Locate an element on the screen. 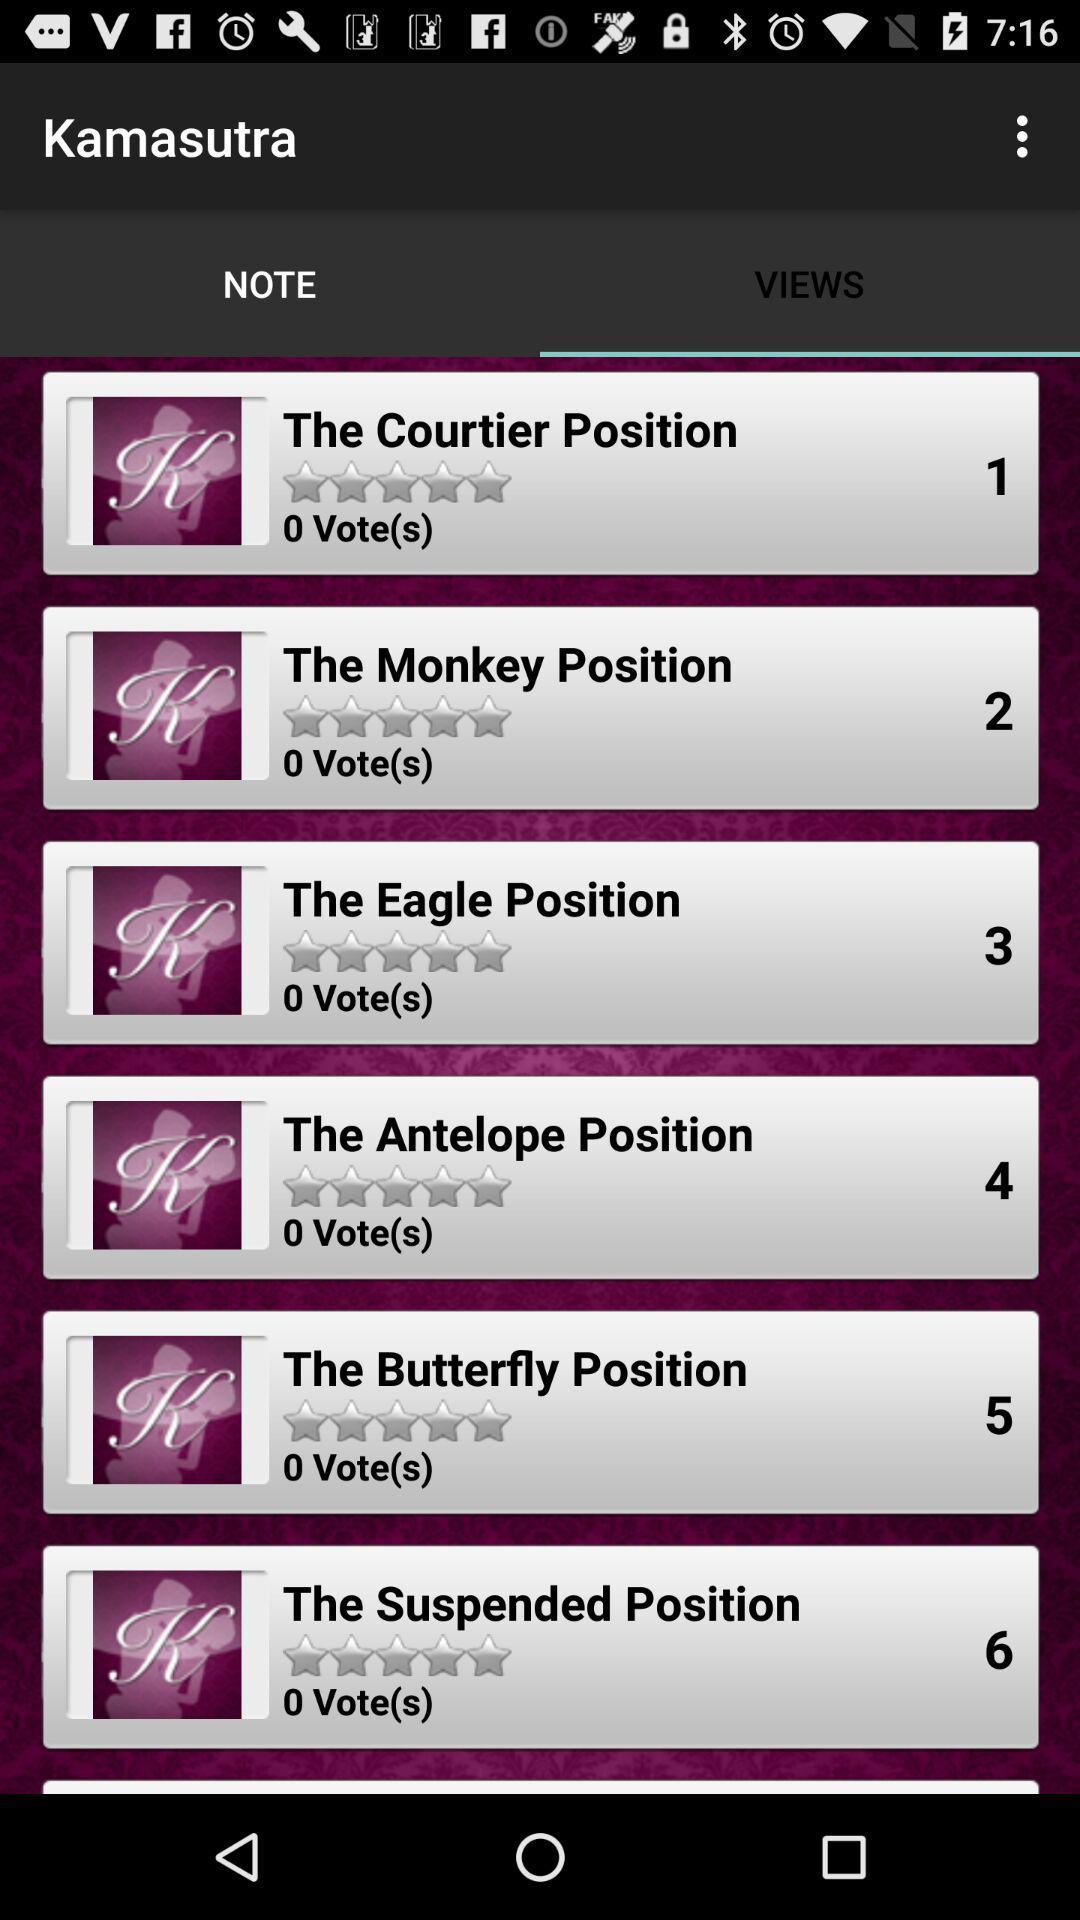  4 app is located at coordinates (999, 1178).